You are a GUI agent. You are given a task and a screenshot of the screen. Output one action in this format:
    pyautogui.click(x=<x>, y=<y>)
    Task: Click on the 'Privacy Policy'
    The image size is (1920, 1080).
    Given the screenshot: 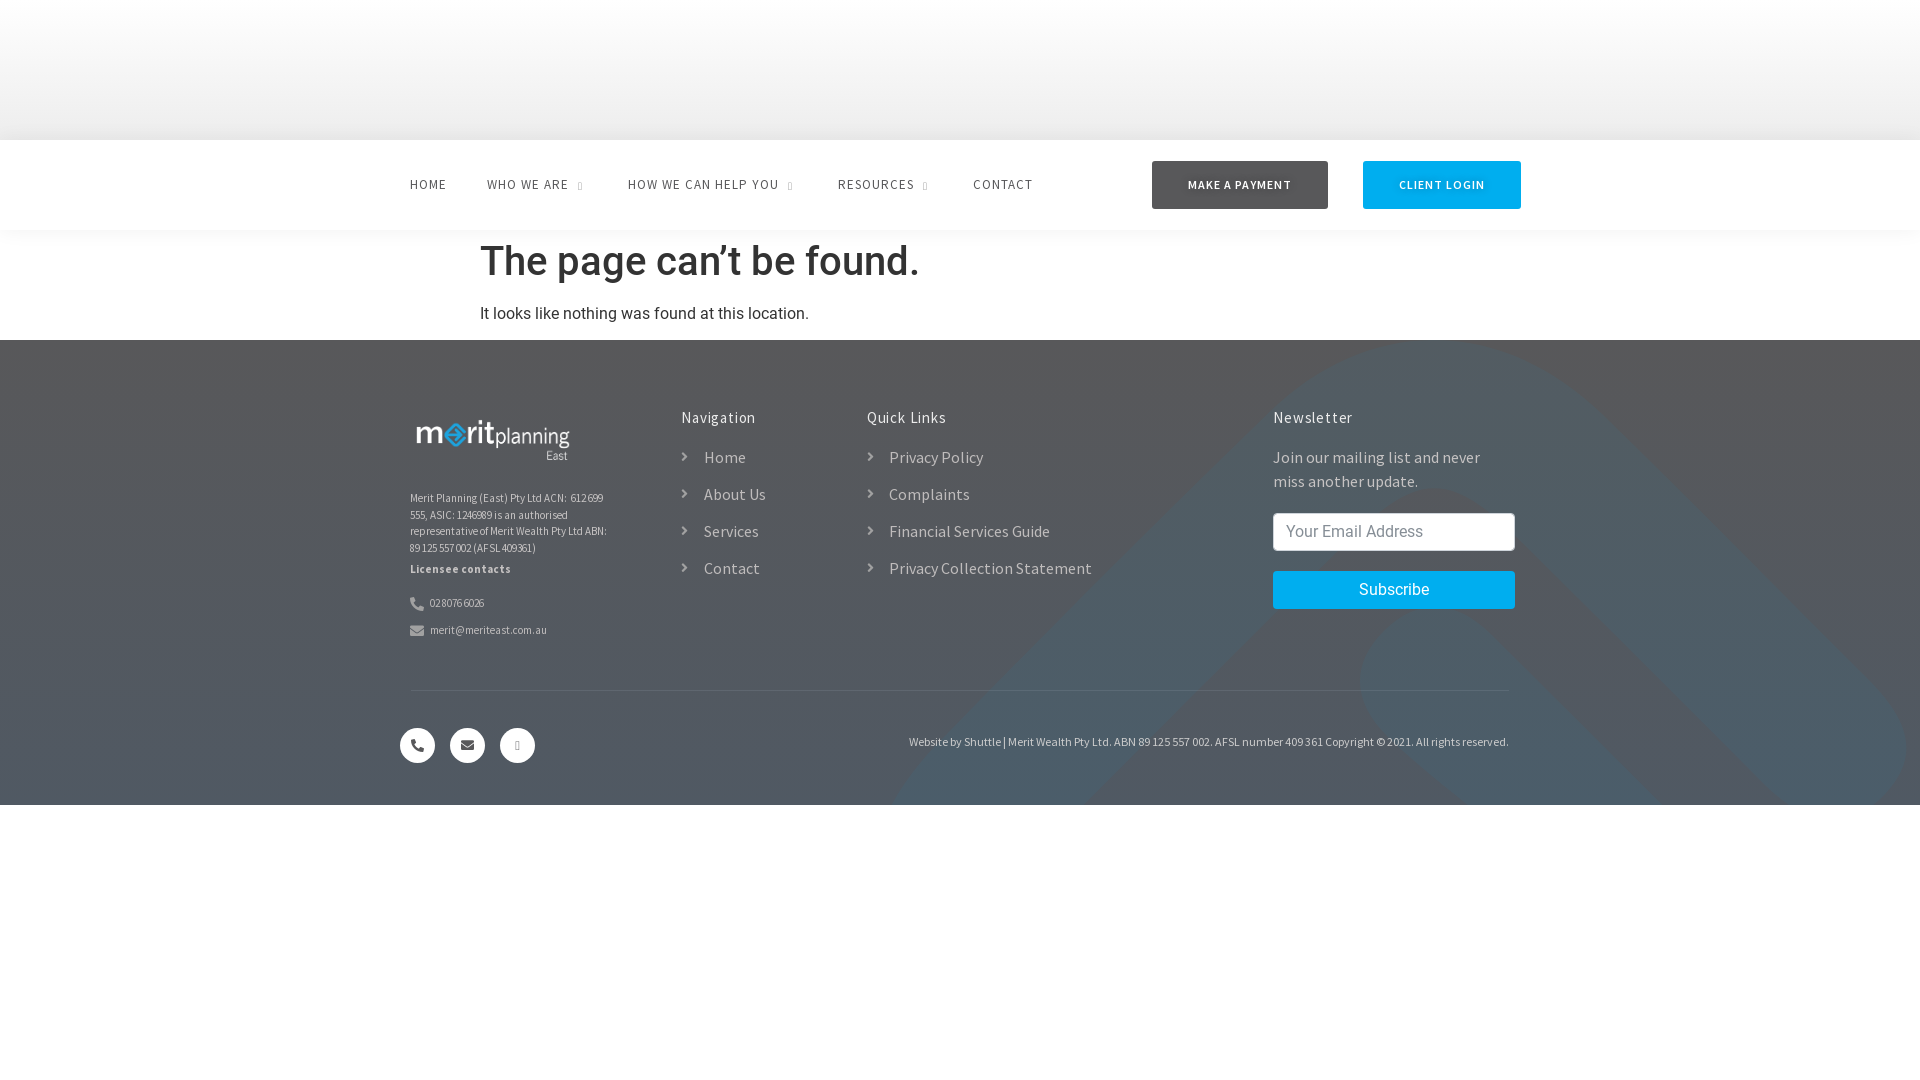 What is the action you would take?
    pyautogui.click(x=867, y=456)
    